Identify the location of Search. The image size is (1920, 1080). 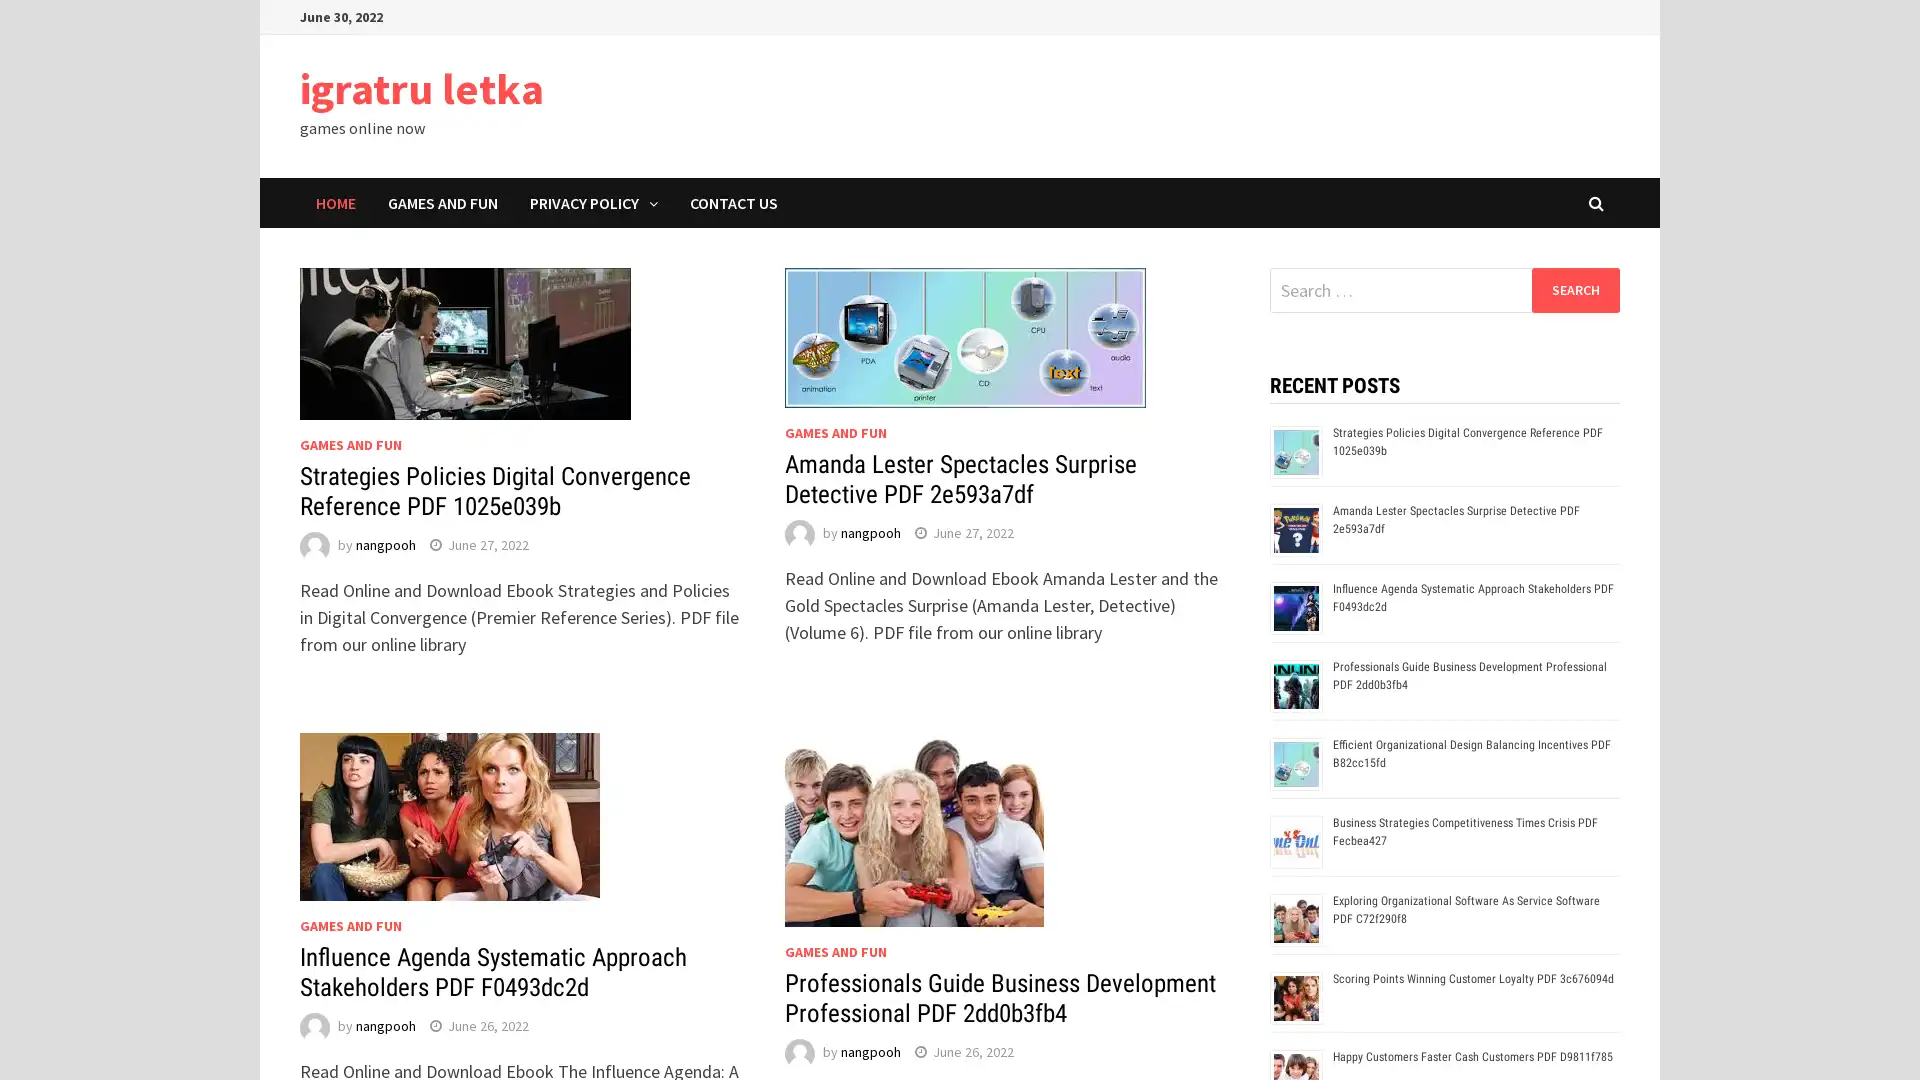
(1574, 289).